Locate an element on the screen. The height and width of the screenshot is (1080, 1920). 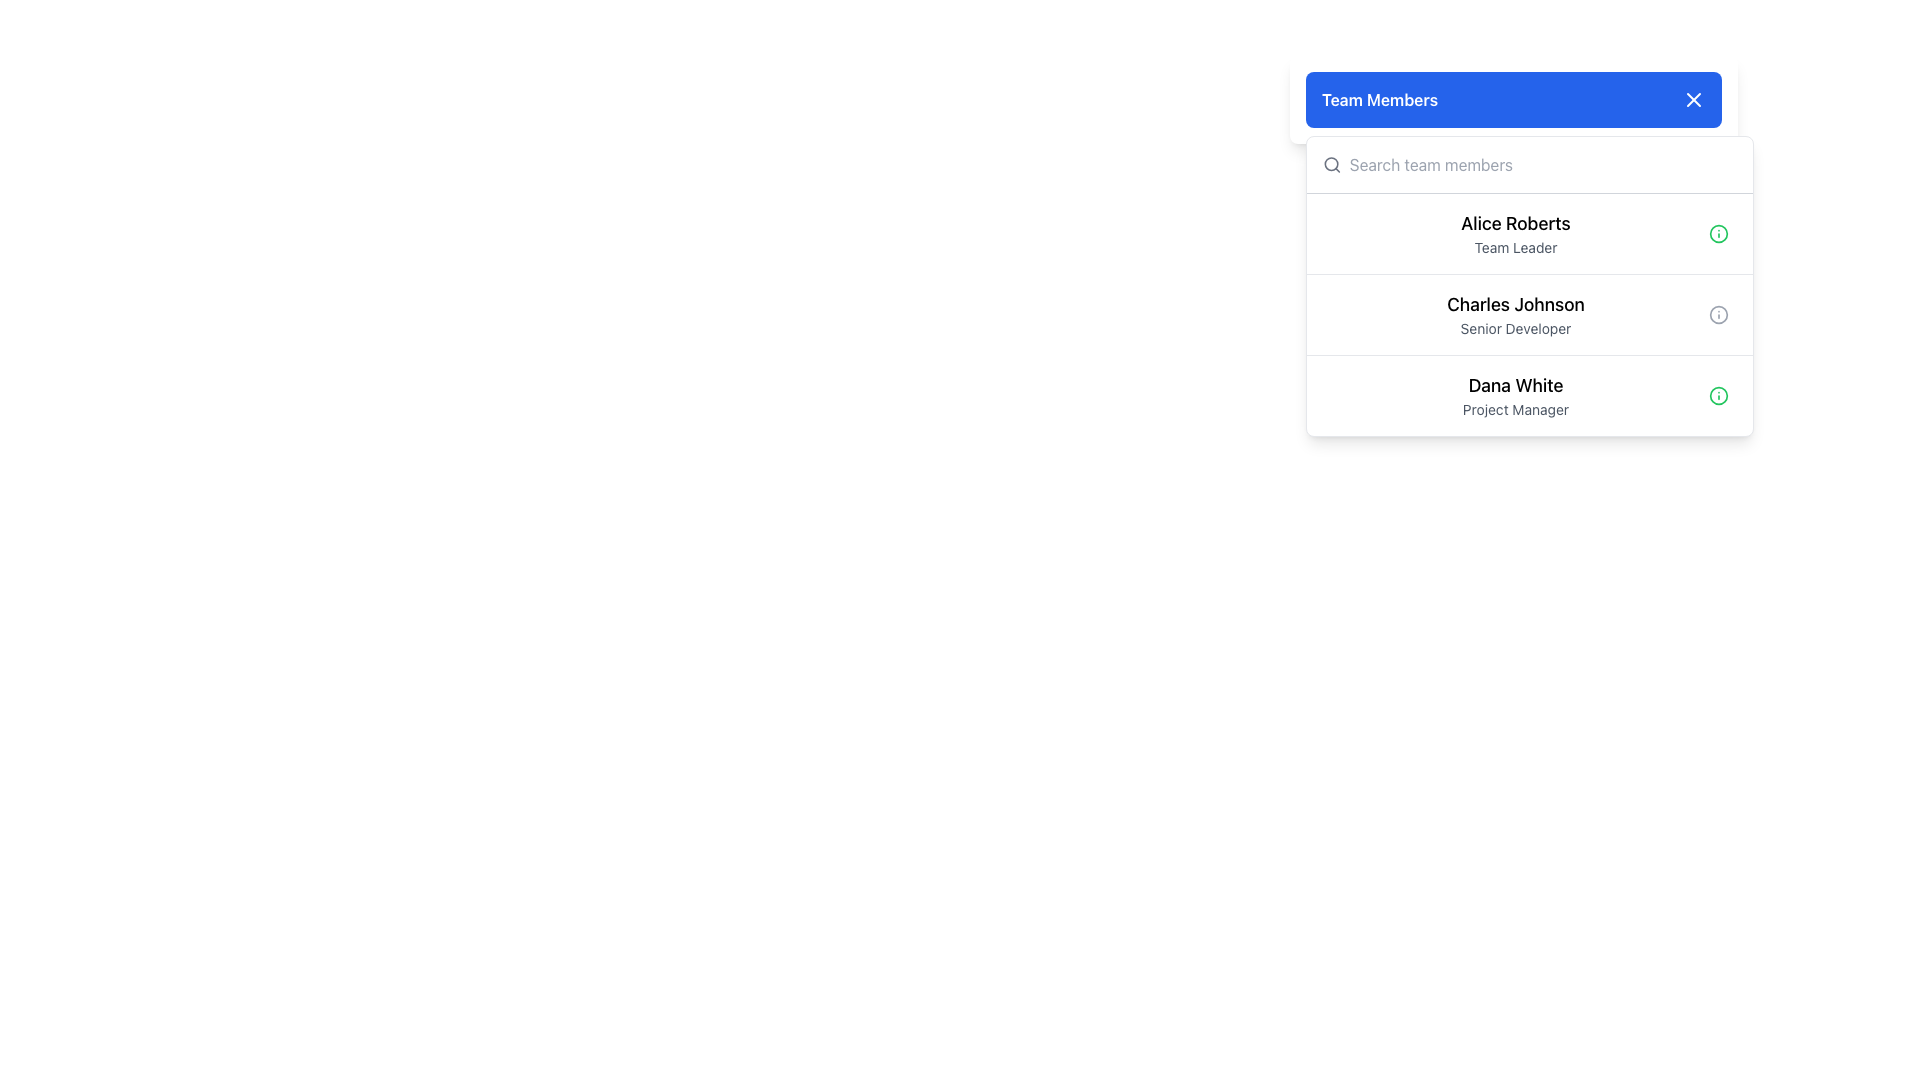
the first team member's name and title displayed in the list for further actions or information is located at coordinates (1516, 233).